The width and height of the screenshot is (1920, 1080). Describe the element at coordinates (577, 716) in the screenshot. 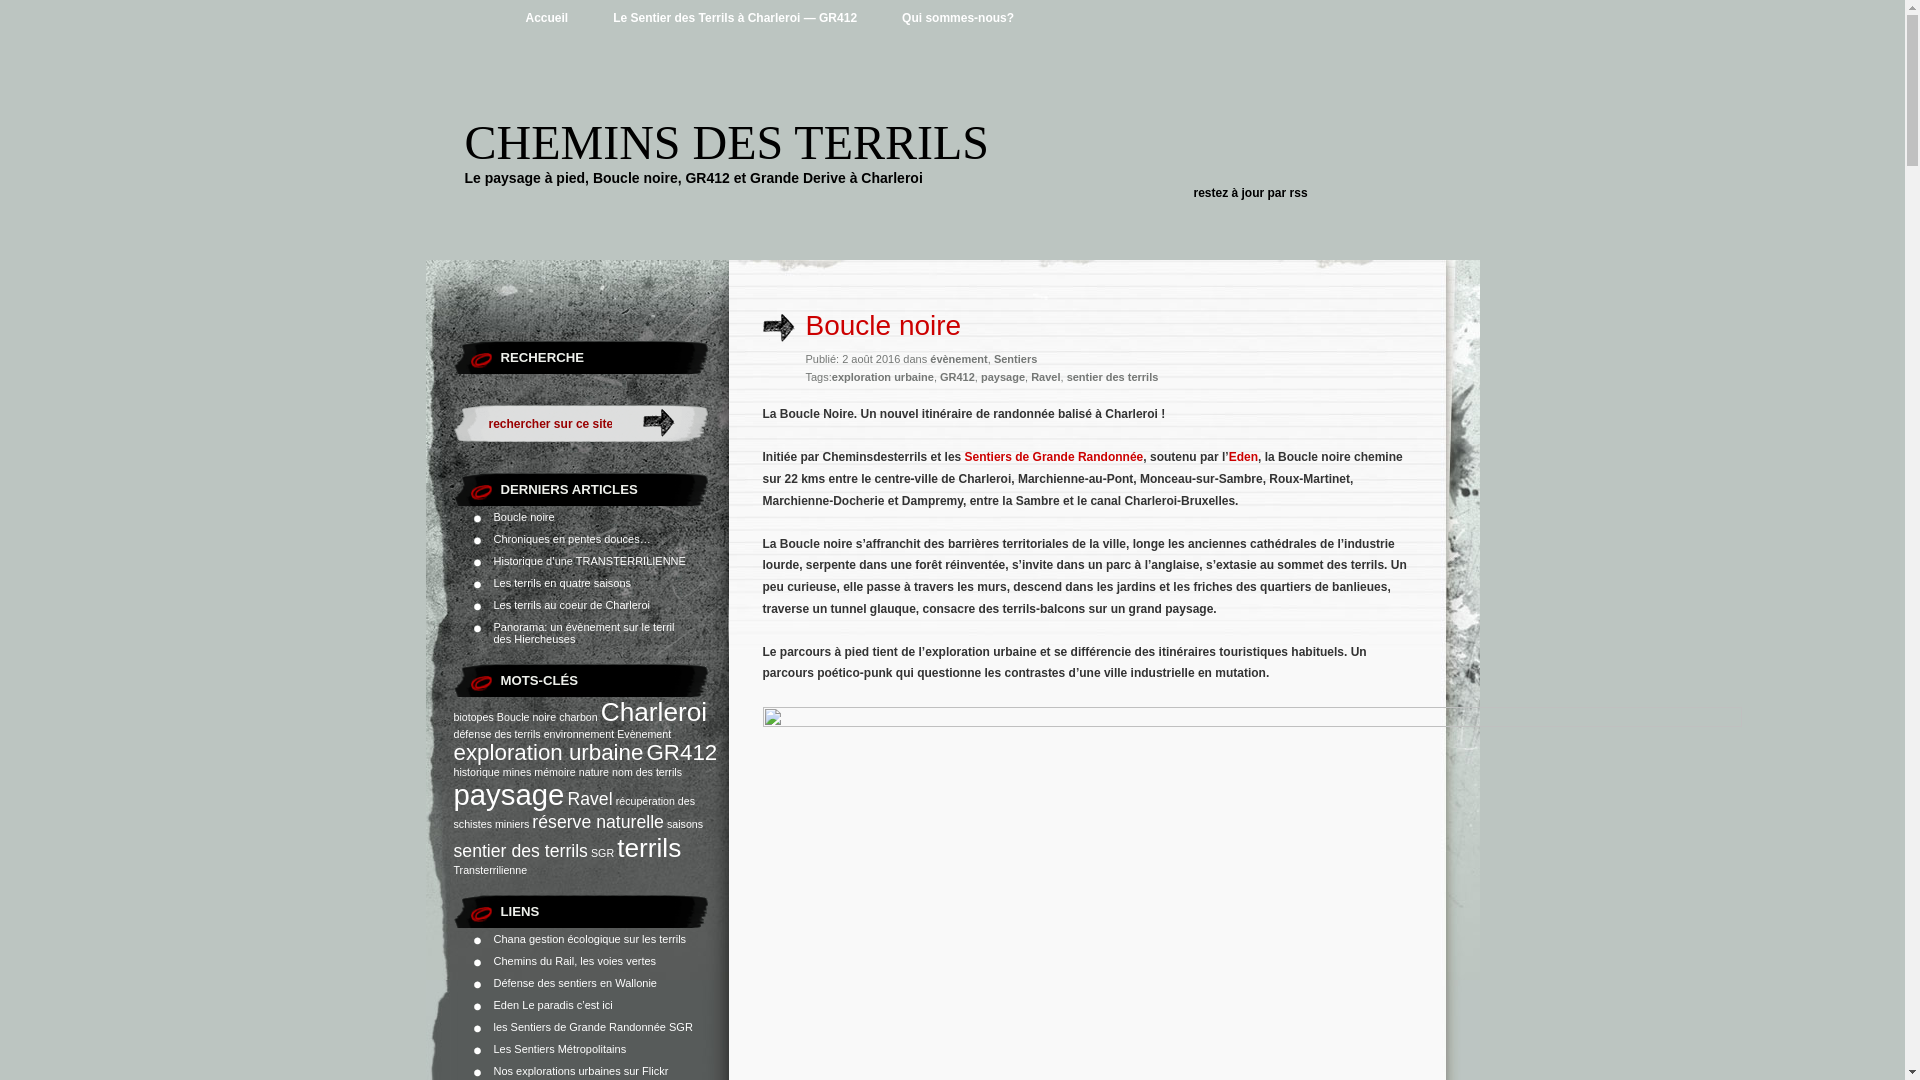

I see `'charbon'` at that location.